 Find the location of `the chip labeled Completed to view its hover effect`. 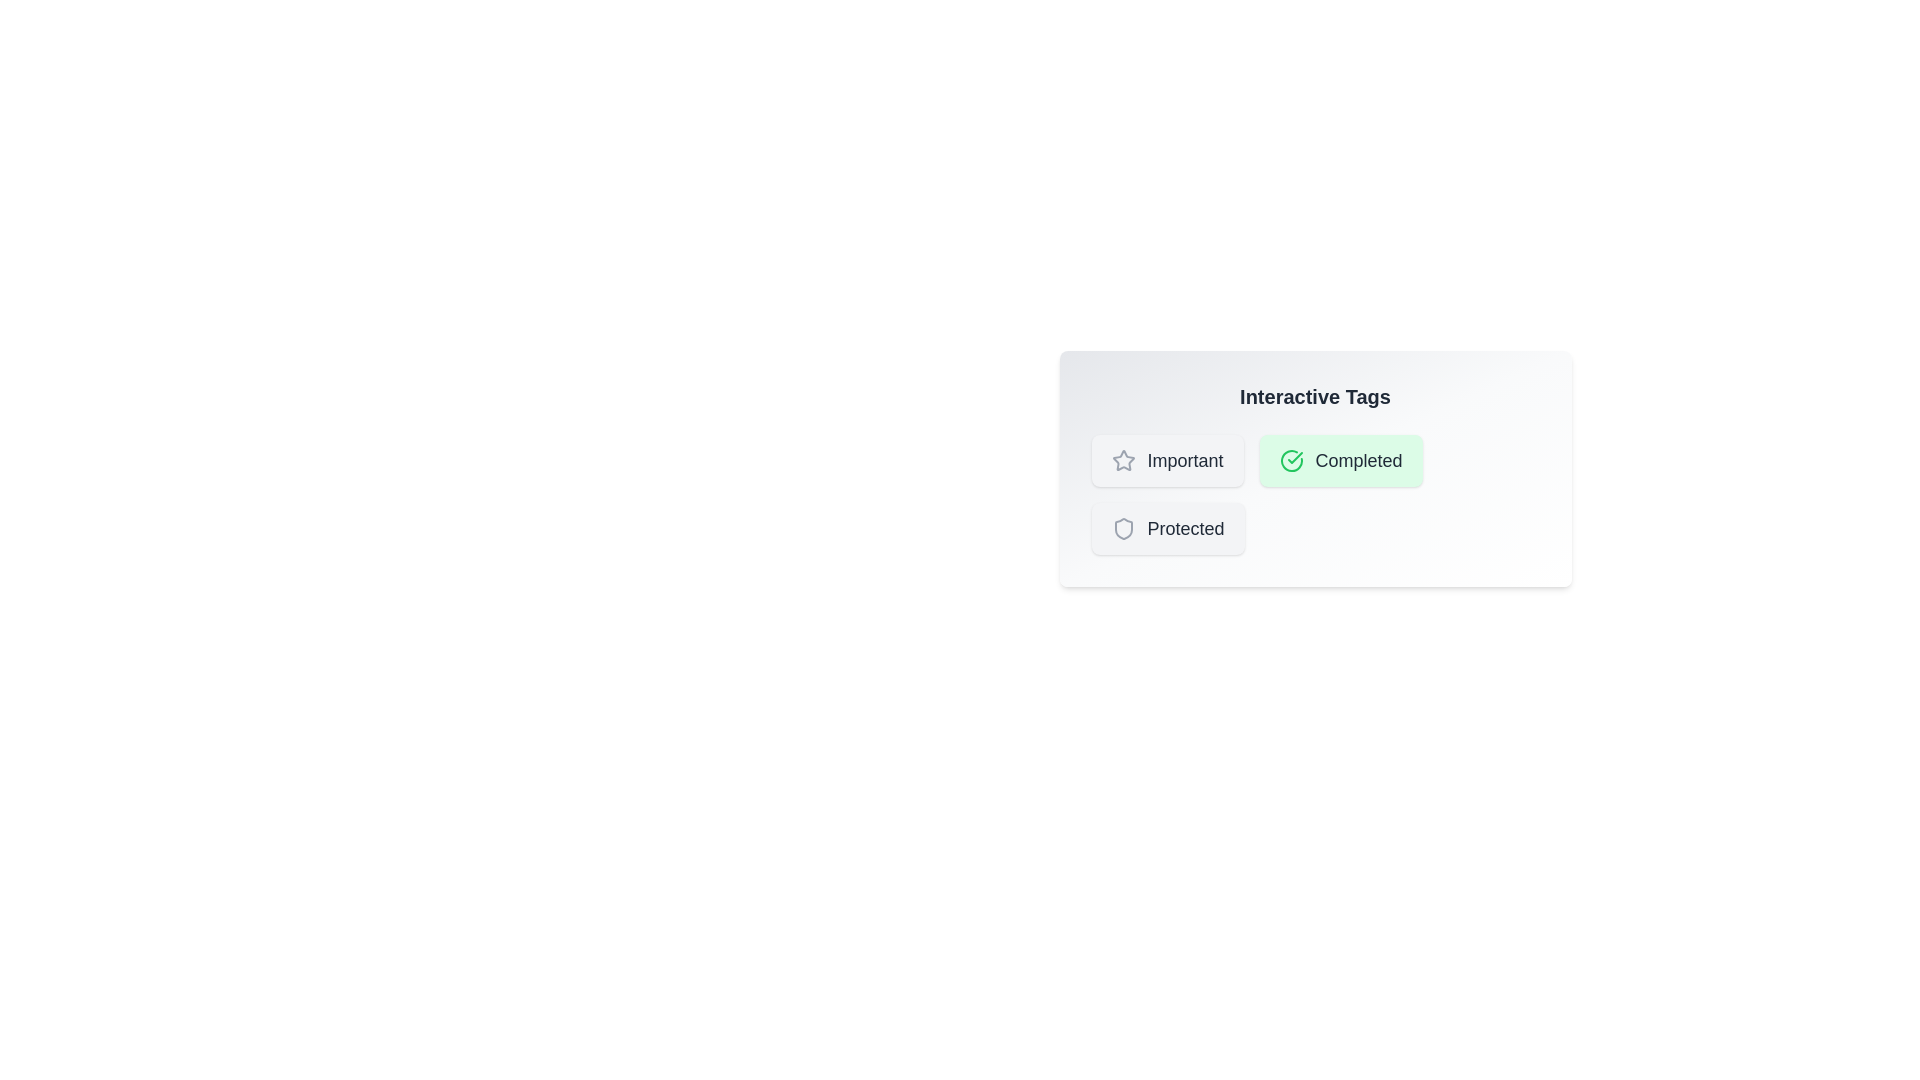

the chip labeled Completed to view its hover effect is located at coordinates (1341, 461).